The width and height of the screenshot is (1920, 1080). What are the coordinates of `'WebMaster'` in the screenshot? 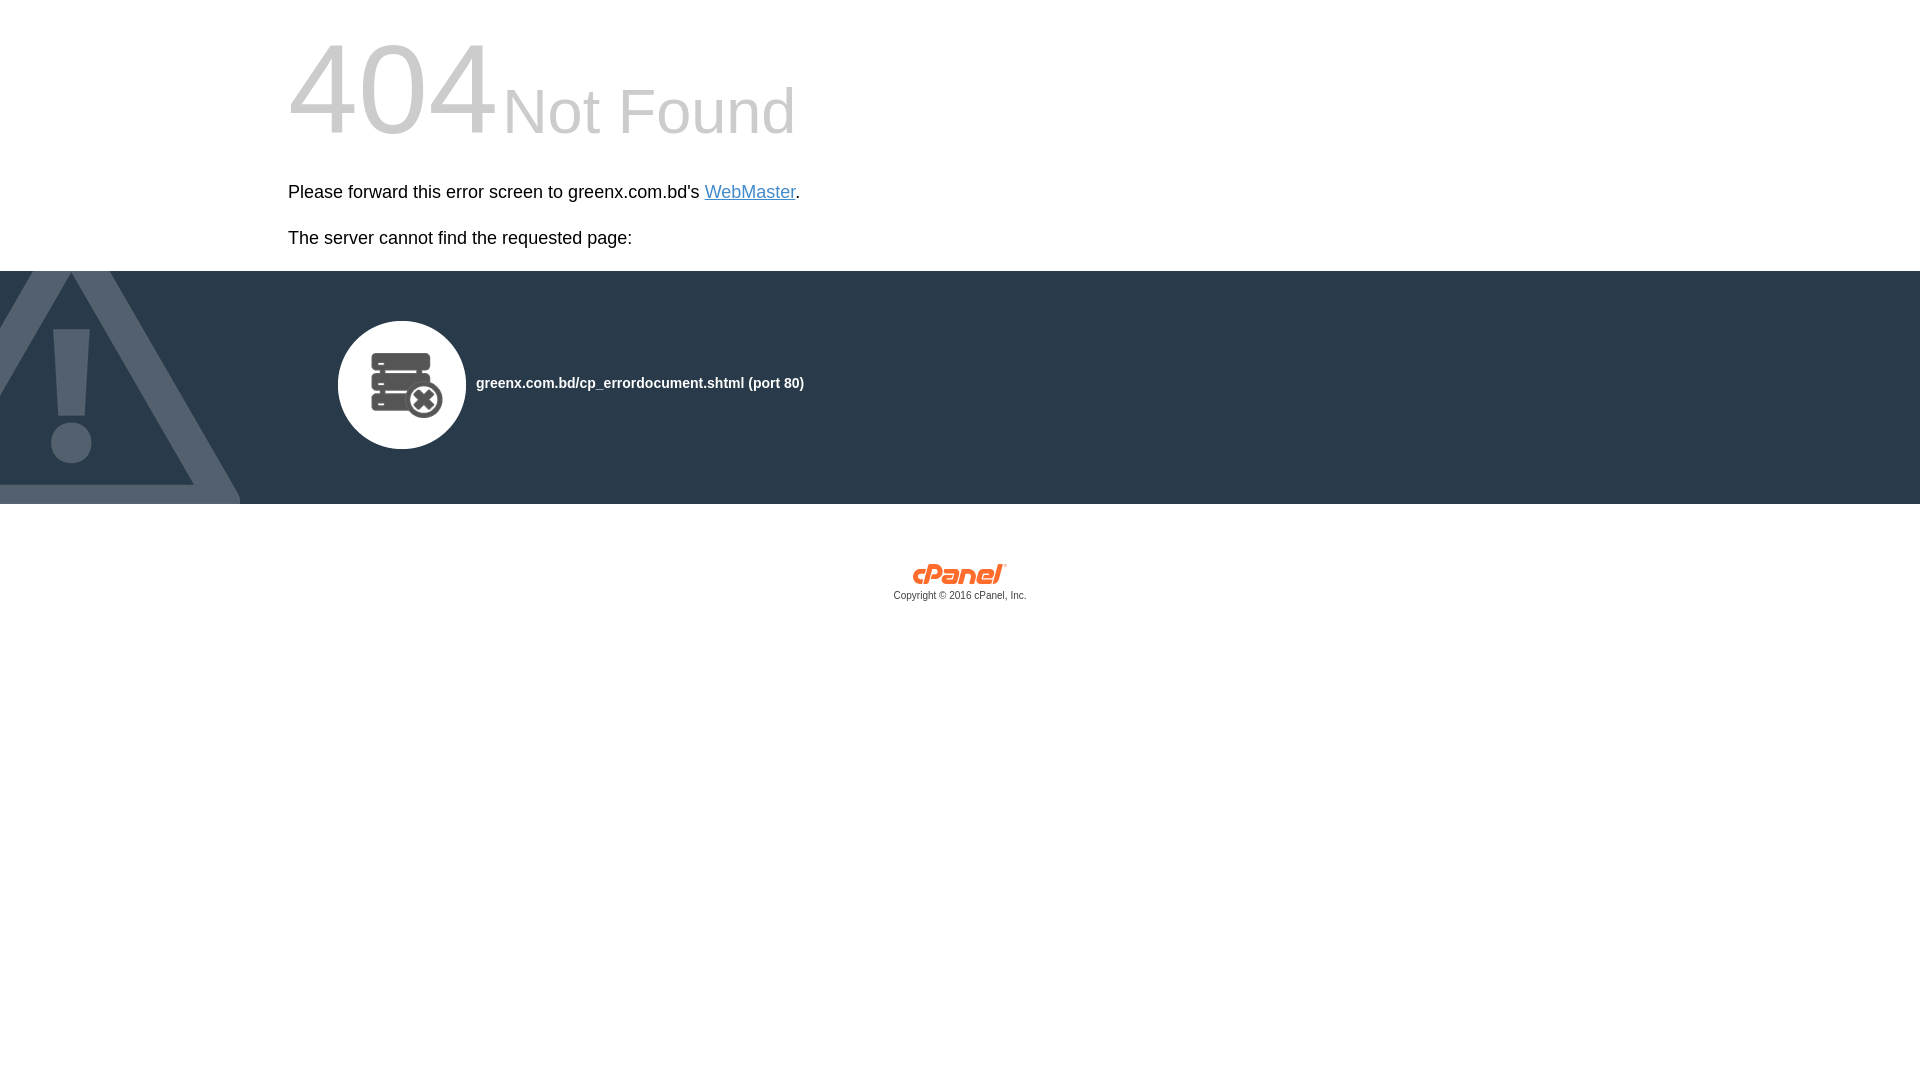 It's located at (749, 192).